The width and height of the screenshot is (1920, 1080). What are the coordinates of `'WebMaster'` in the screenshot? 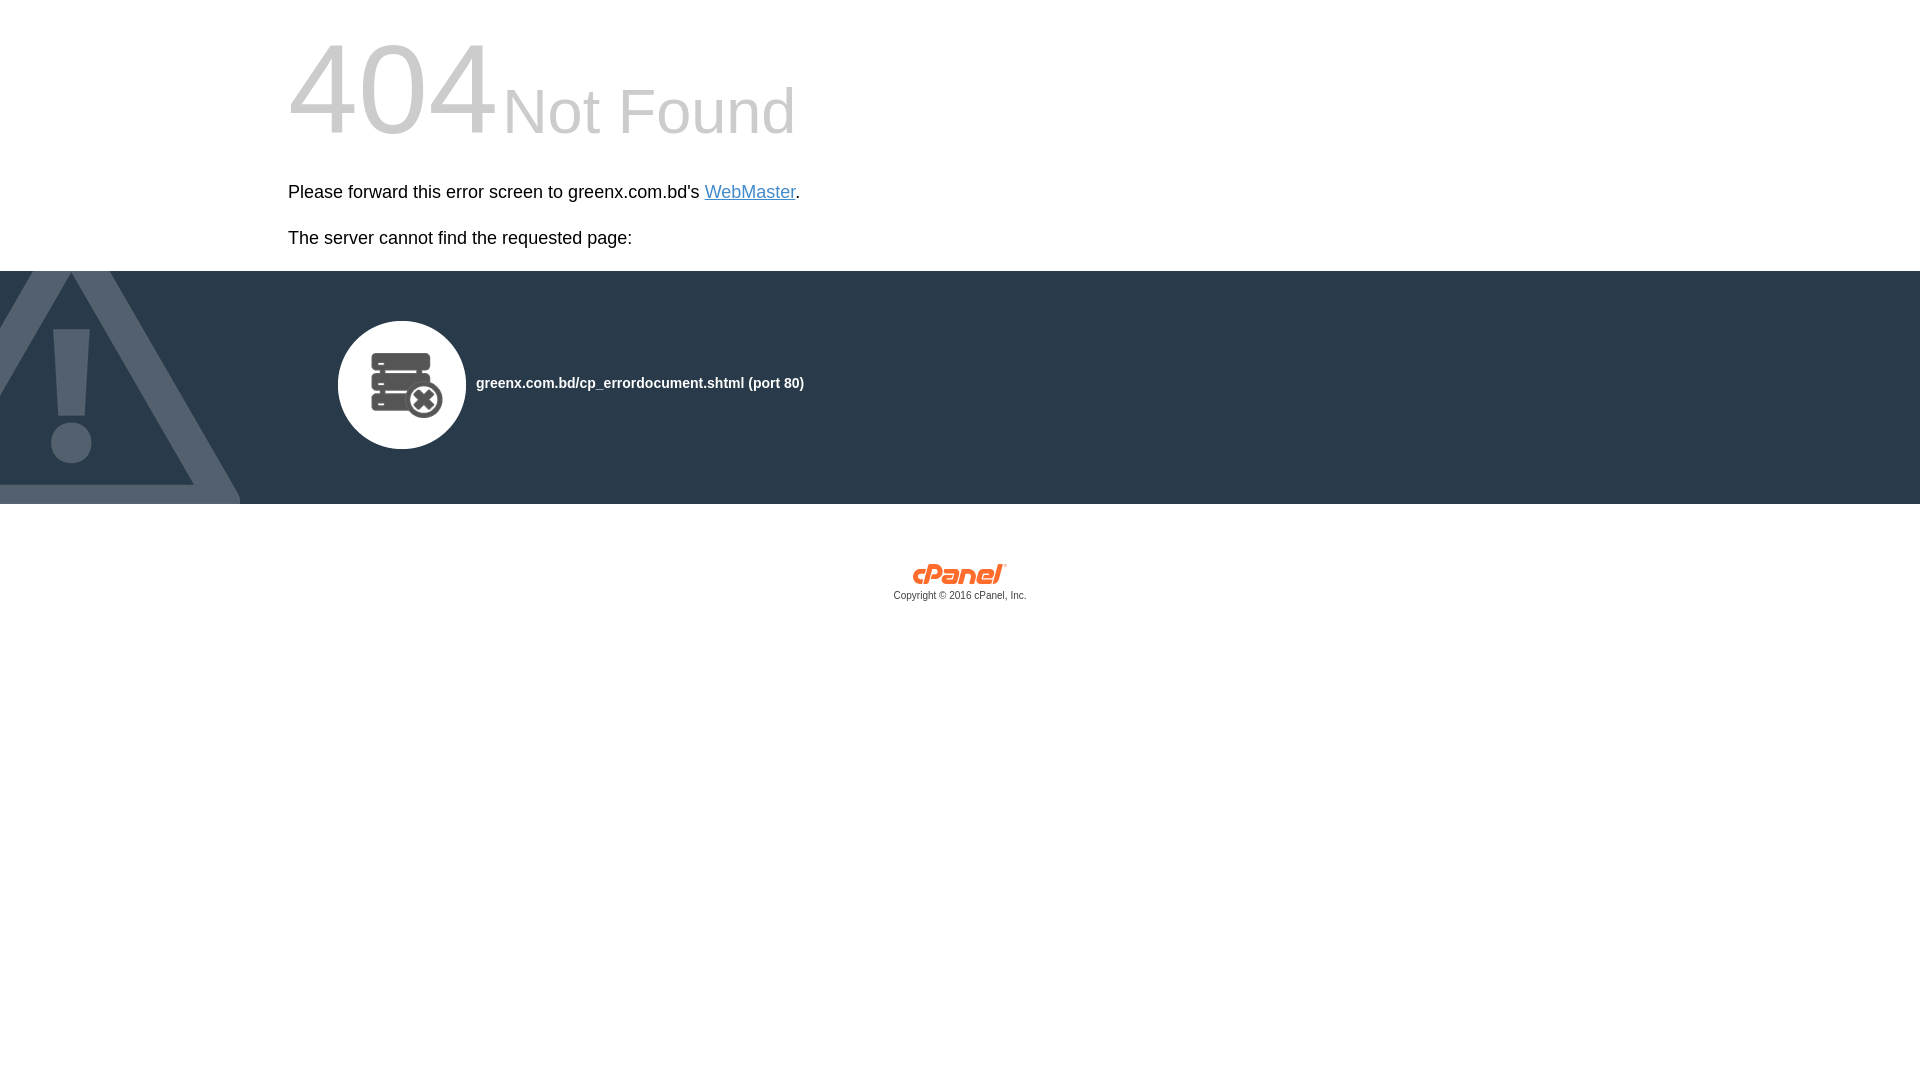 It's located at (749, 192).